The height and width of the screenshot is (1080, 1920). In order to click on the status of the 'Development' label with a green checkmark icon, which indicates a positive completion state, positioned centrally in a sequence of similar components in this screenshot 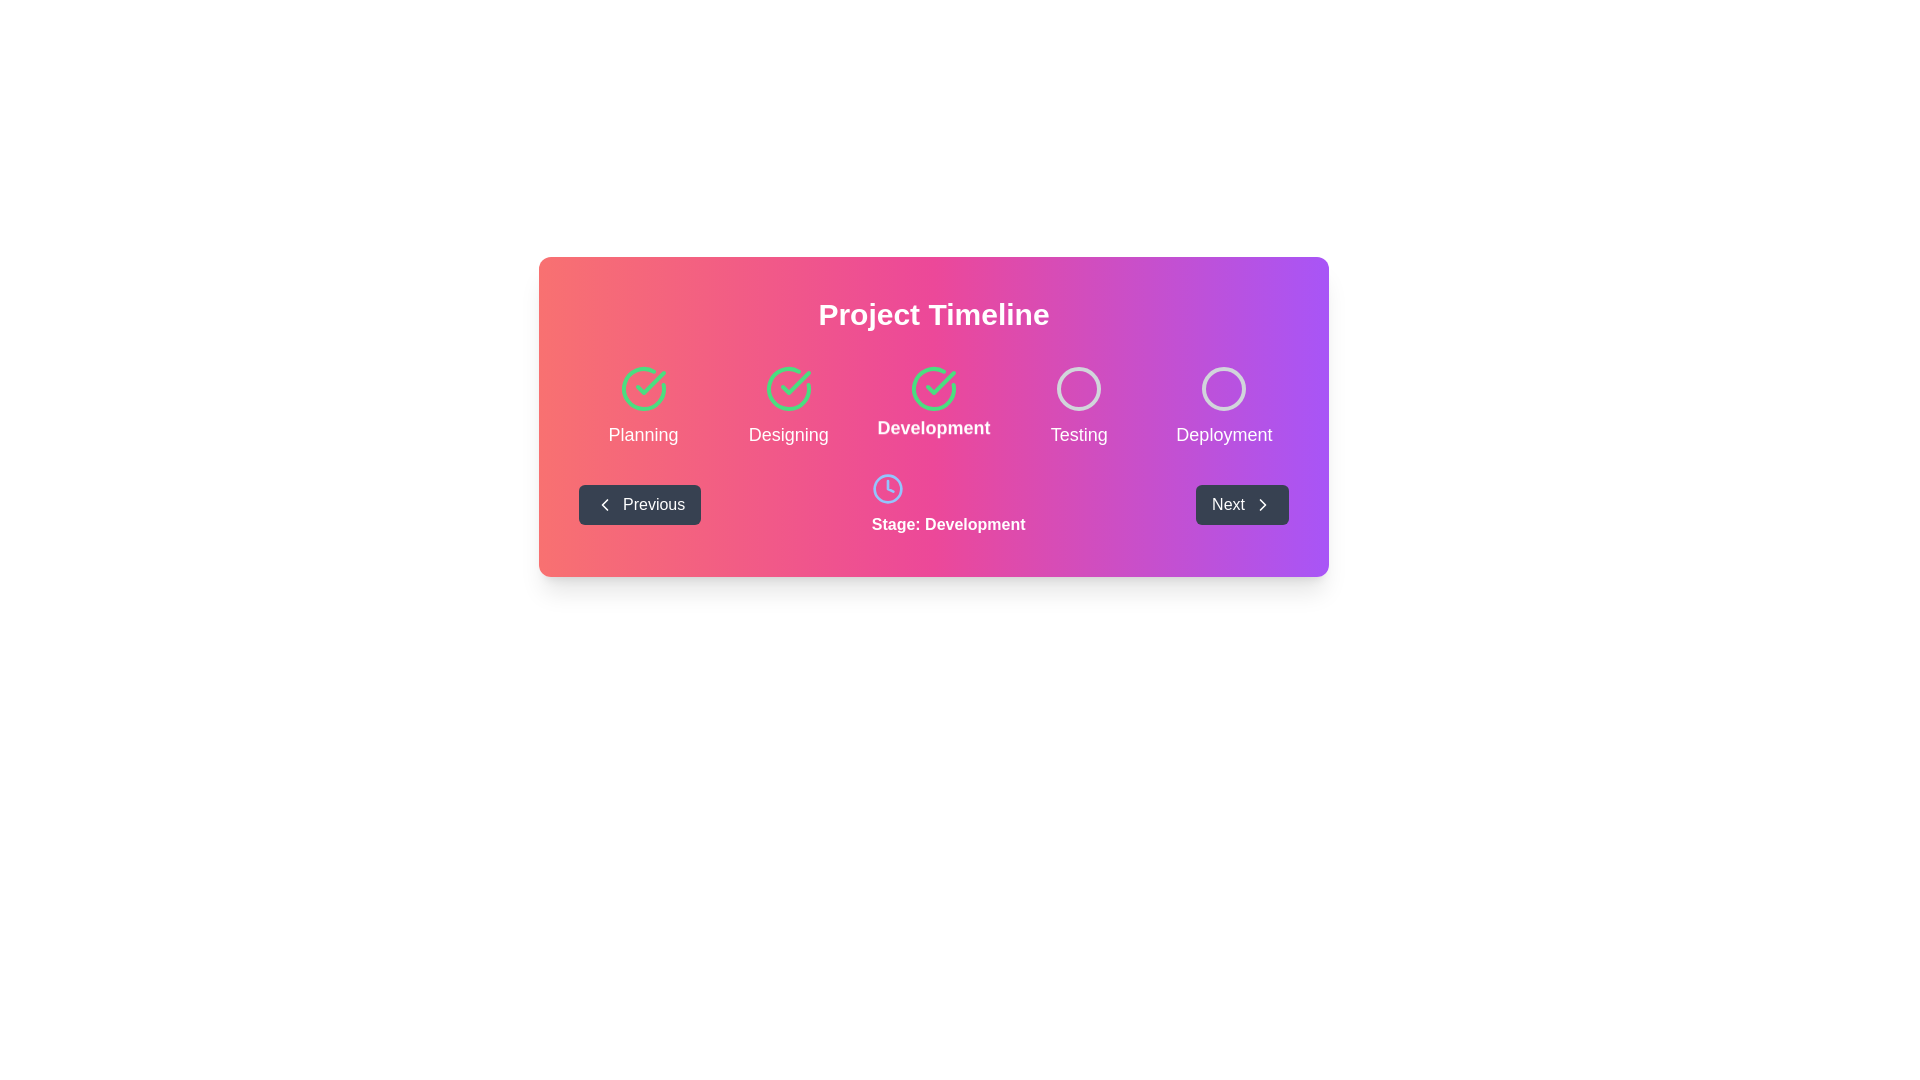, I will do `click(933, 406)`.